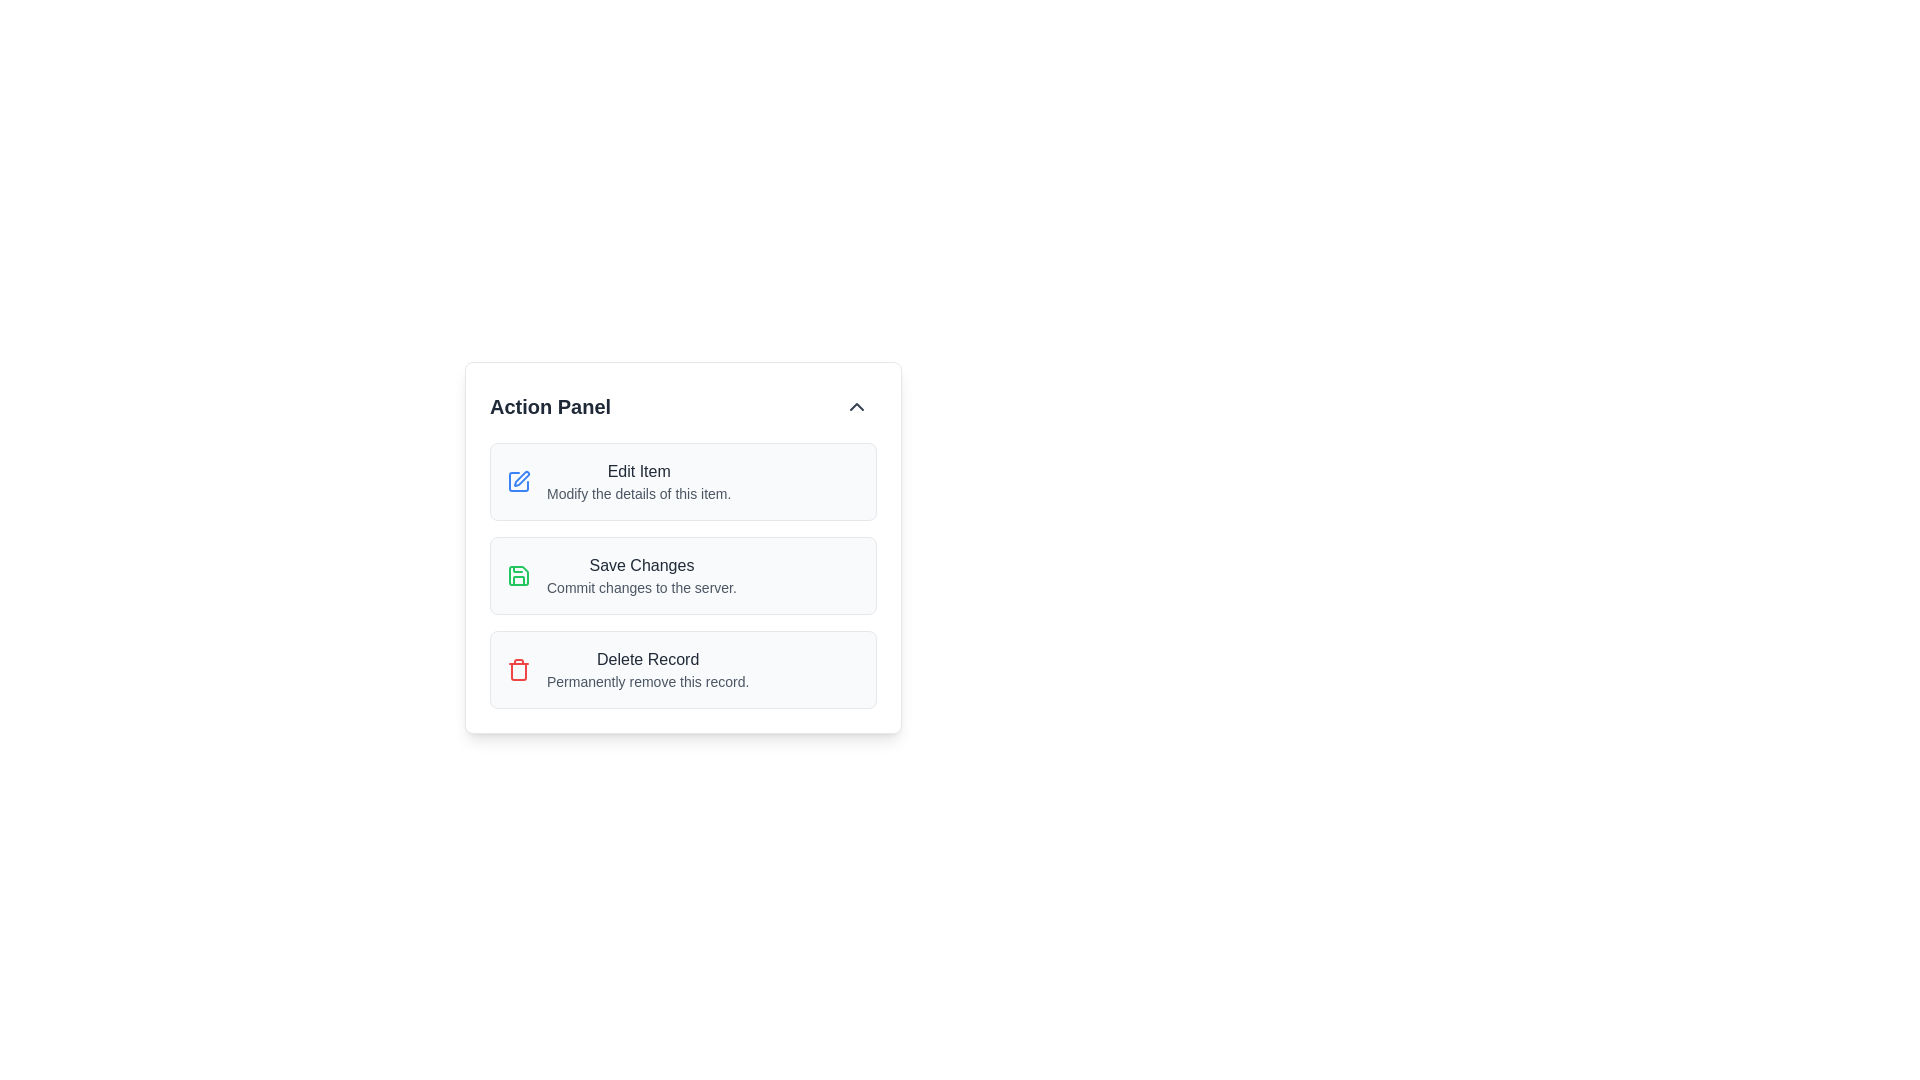  Describe the element at coordinates (683, 575) in the screenshot. I see `the 'Save Changes' button in the Action Panel, which is the second item in the vertical list of action items` at that location.